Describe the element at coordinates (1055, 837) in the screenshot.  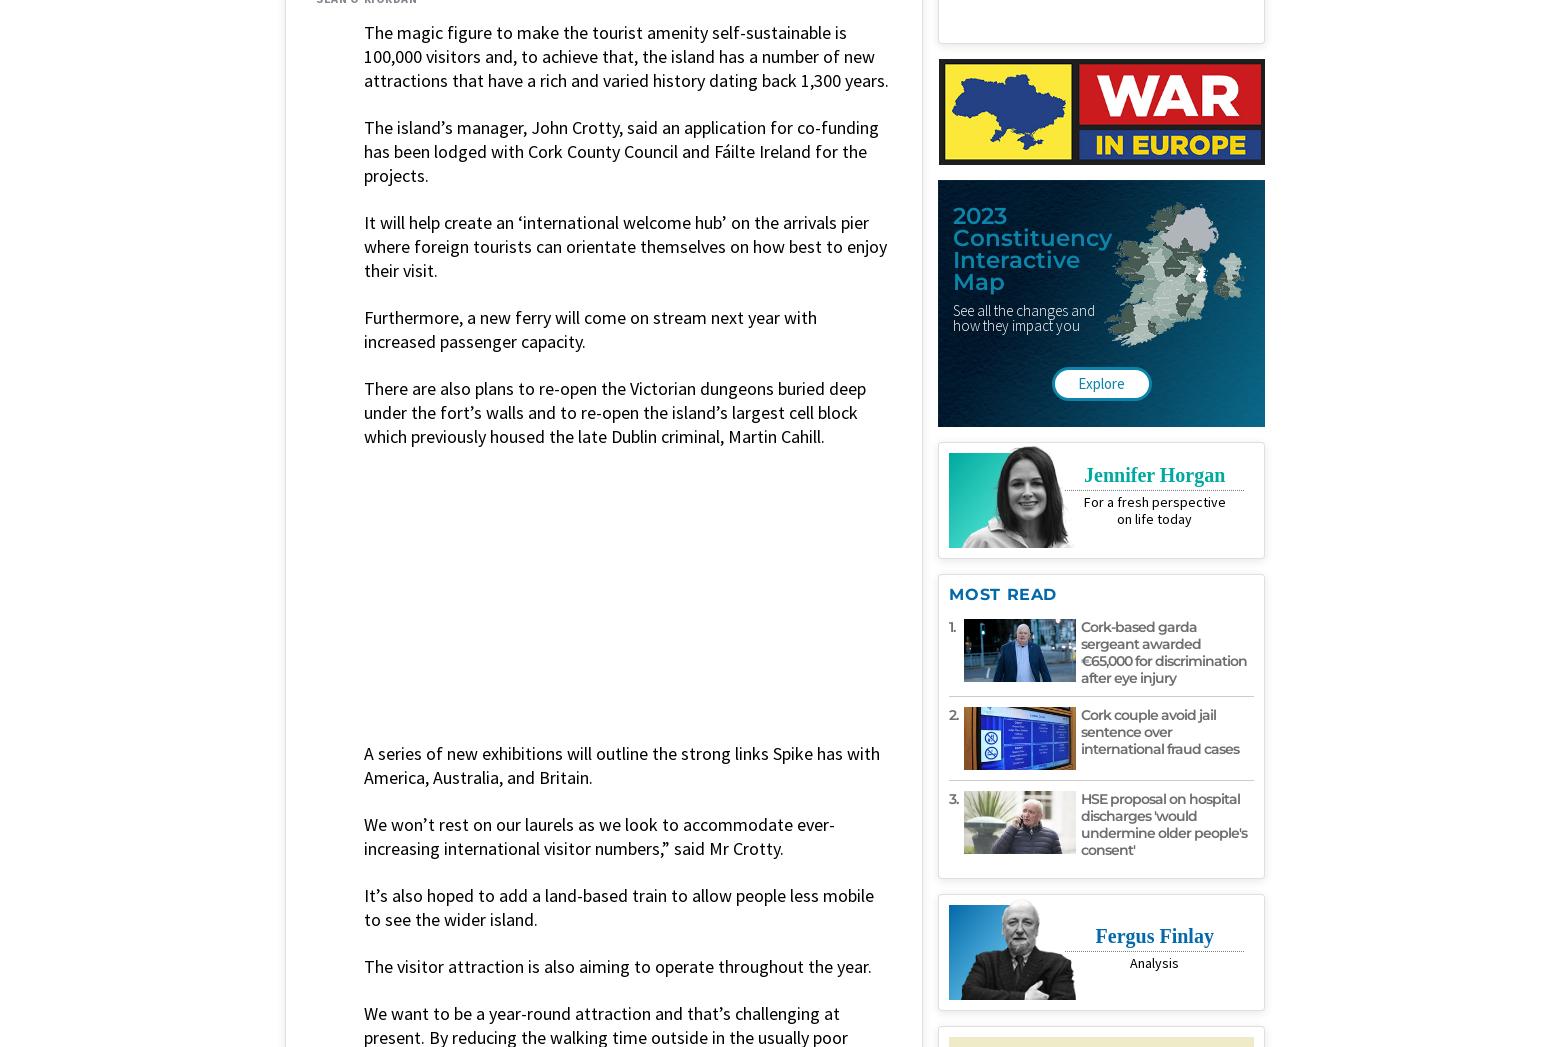
I see `'Newsletters'` at that location.